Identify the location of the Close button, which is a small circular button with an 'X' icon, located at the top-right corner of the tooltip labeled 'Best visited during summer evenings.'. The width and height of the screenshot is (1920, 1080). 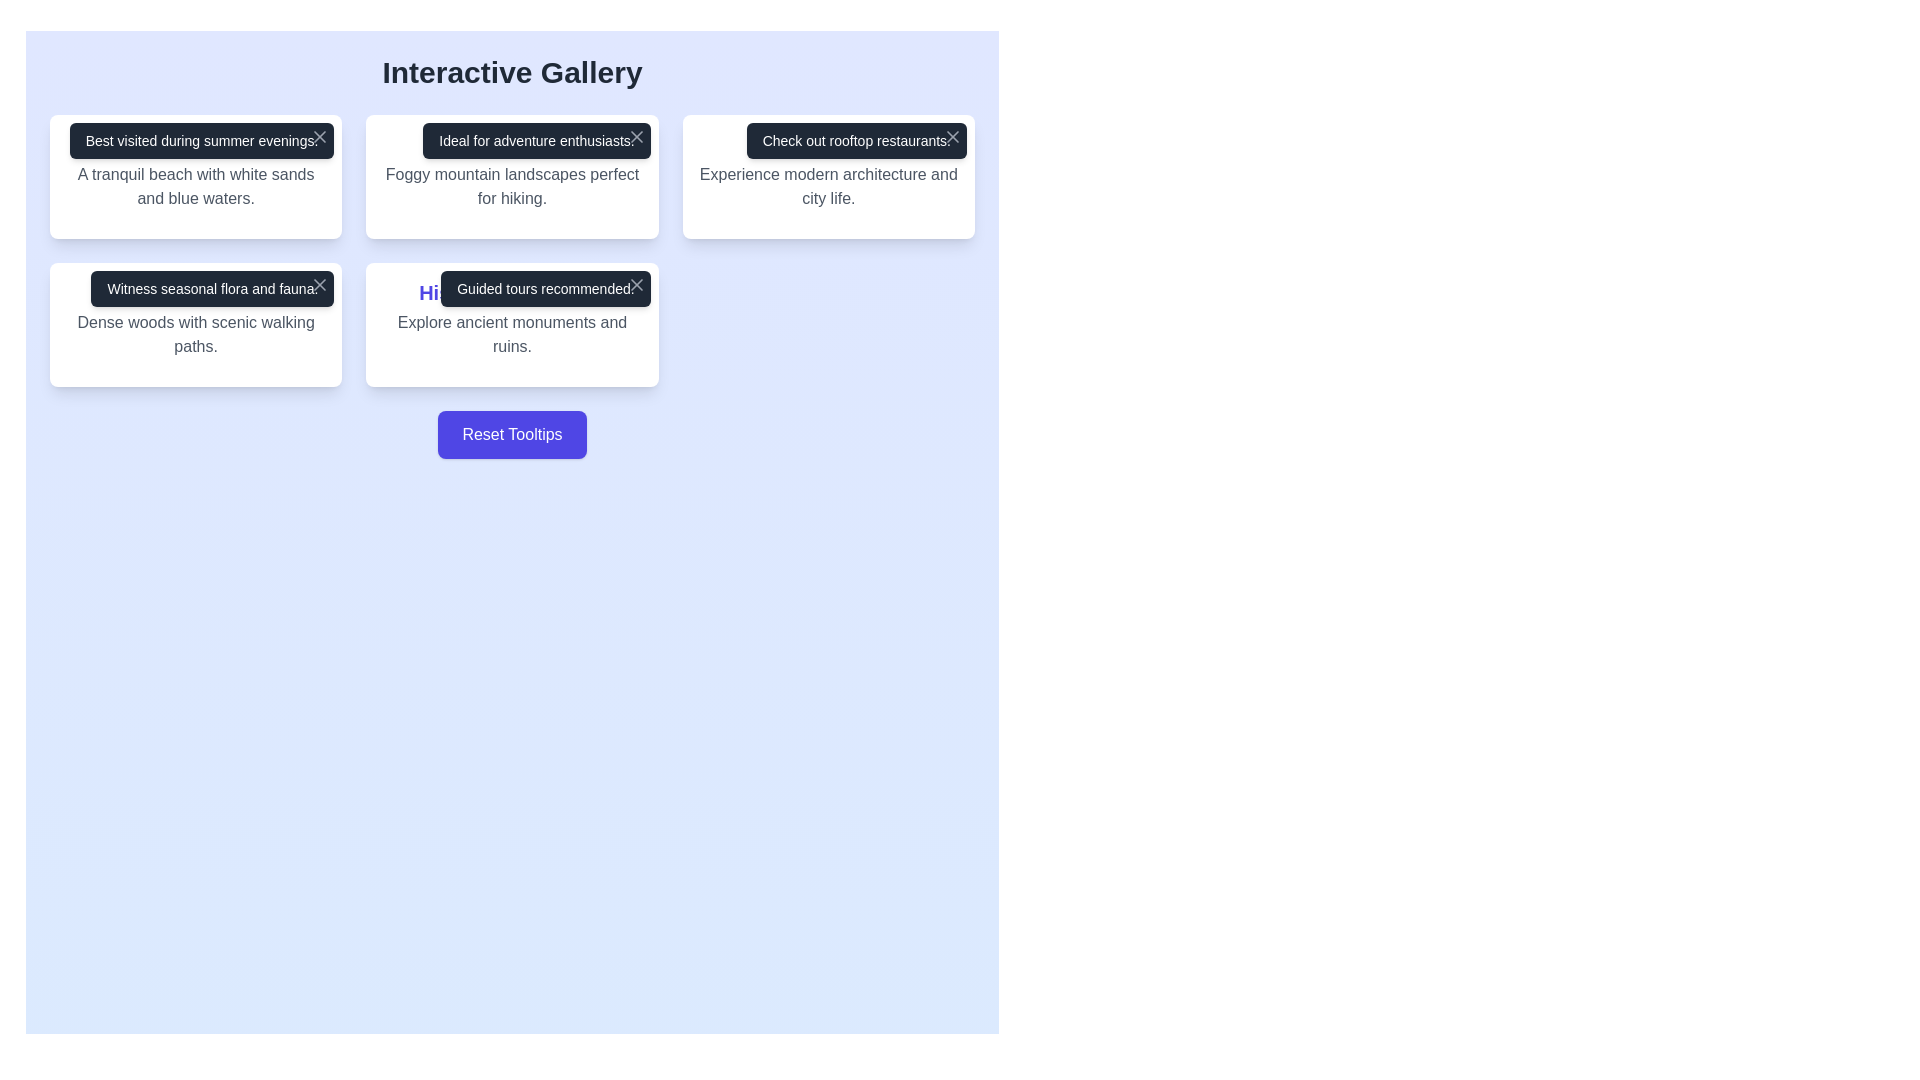
(320, 136).